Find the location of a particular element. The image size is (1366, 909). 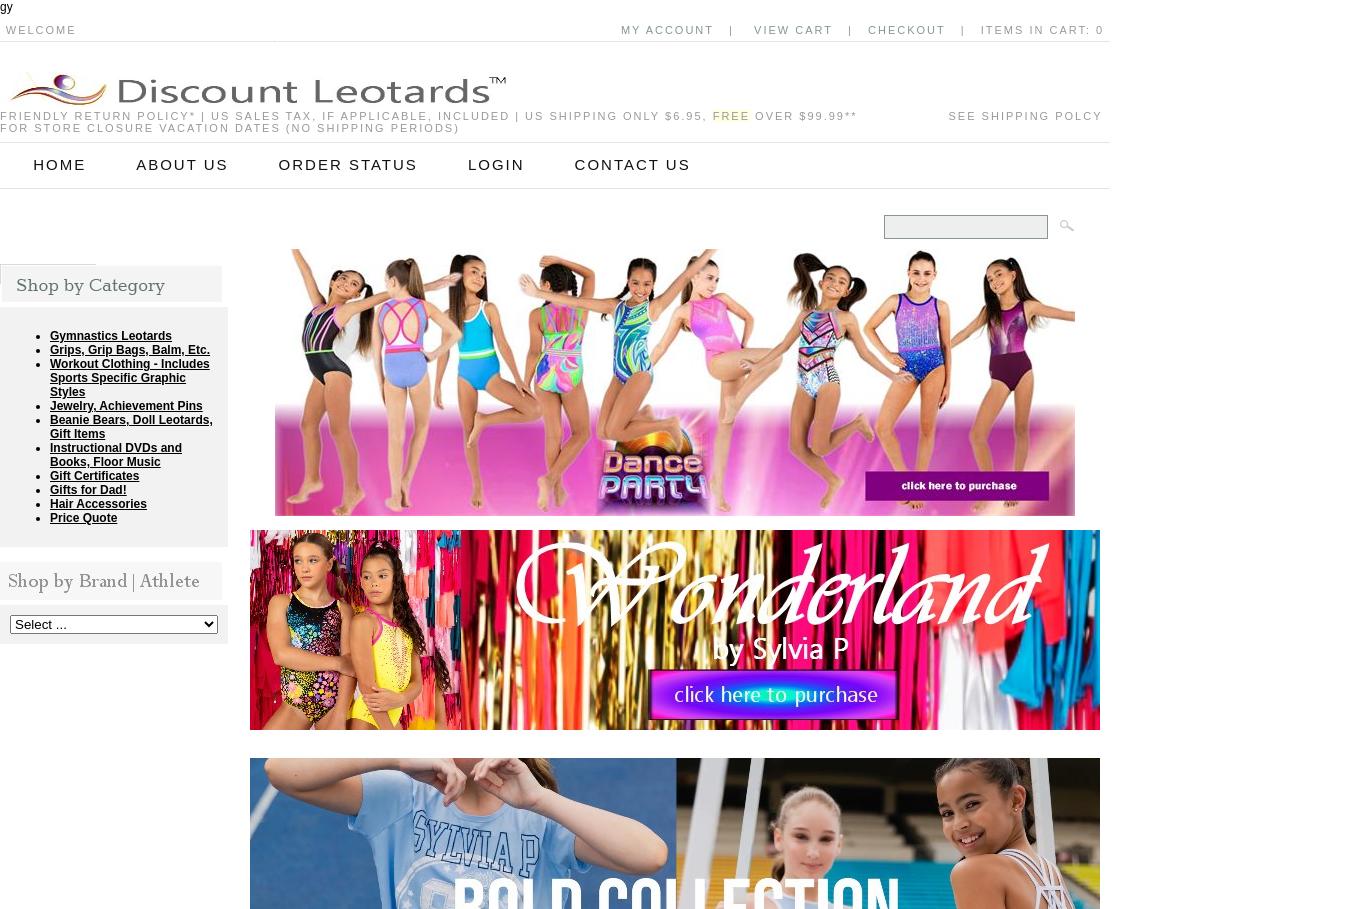

'My Account' is located at coordinates (619, 28).